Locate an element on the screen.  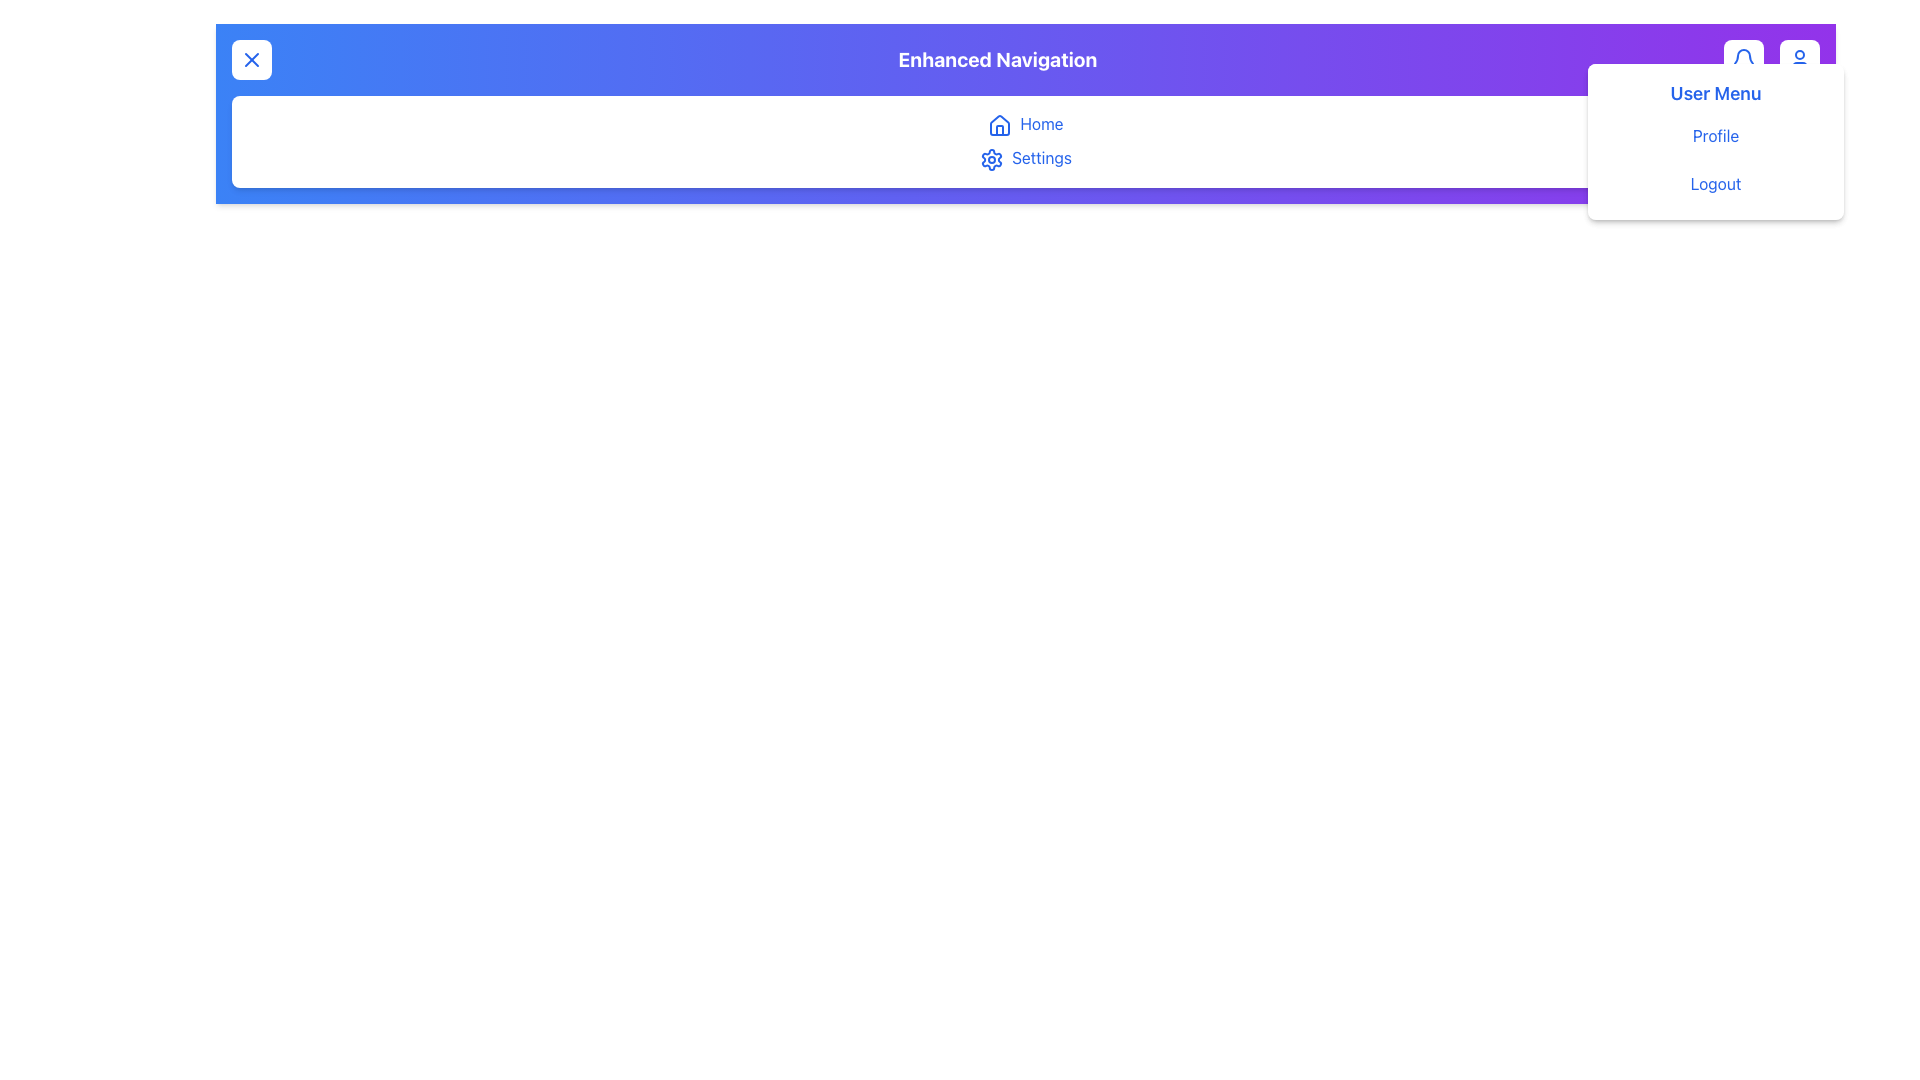
the gear/settings icon located near the top-right of the interface is located at coordinates (992, 158).